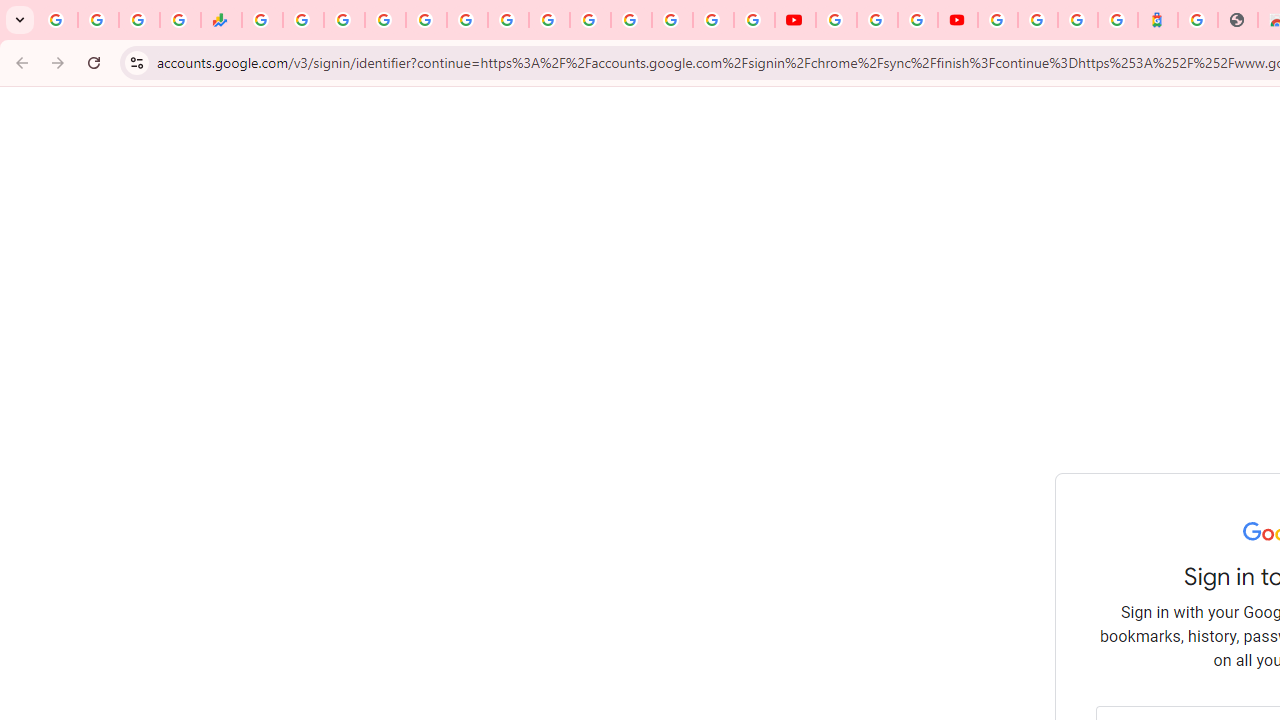 The width and height of the screenshot is (1280, 720). Describe the element at coordinates (997, 20) in the screenshot. I see `'Sign in - Google Accounts'` at that location.